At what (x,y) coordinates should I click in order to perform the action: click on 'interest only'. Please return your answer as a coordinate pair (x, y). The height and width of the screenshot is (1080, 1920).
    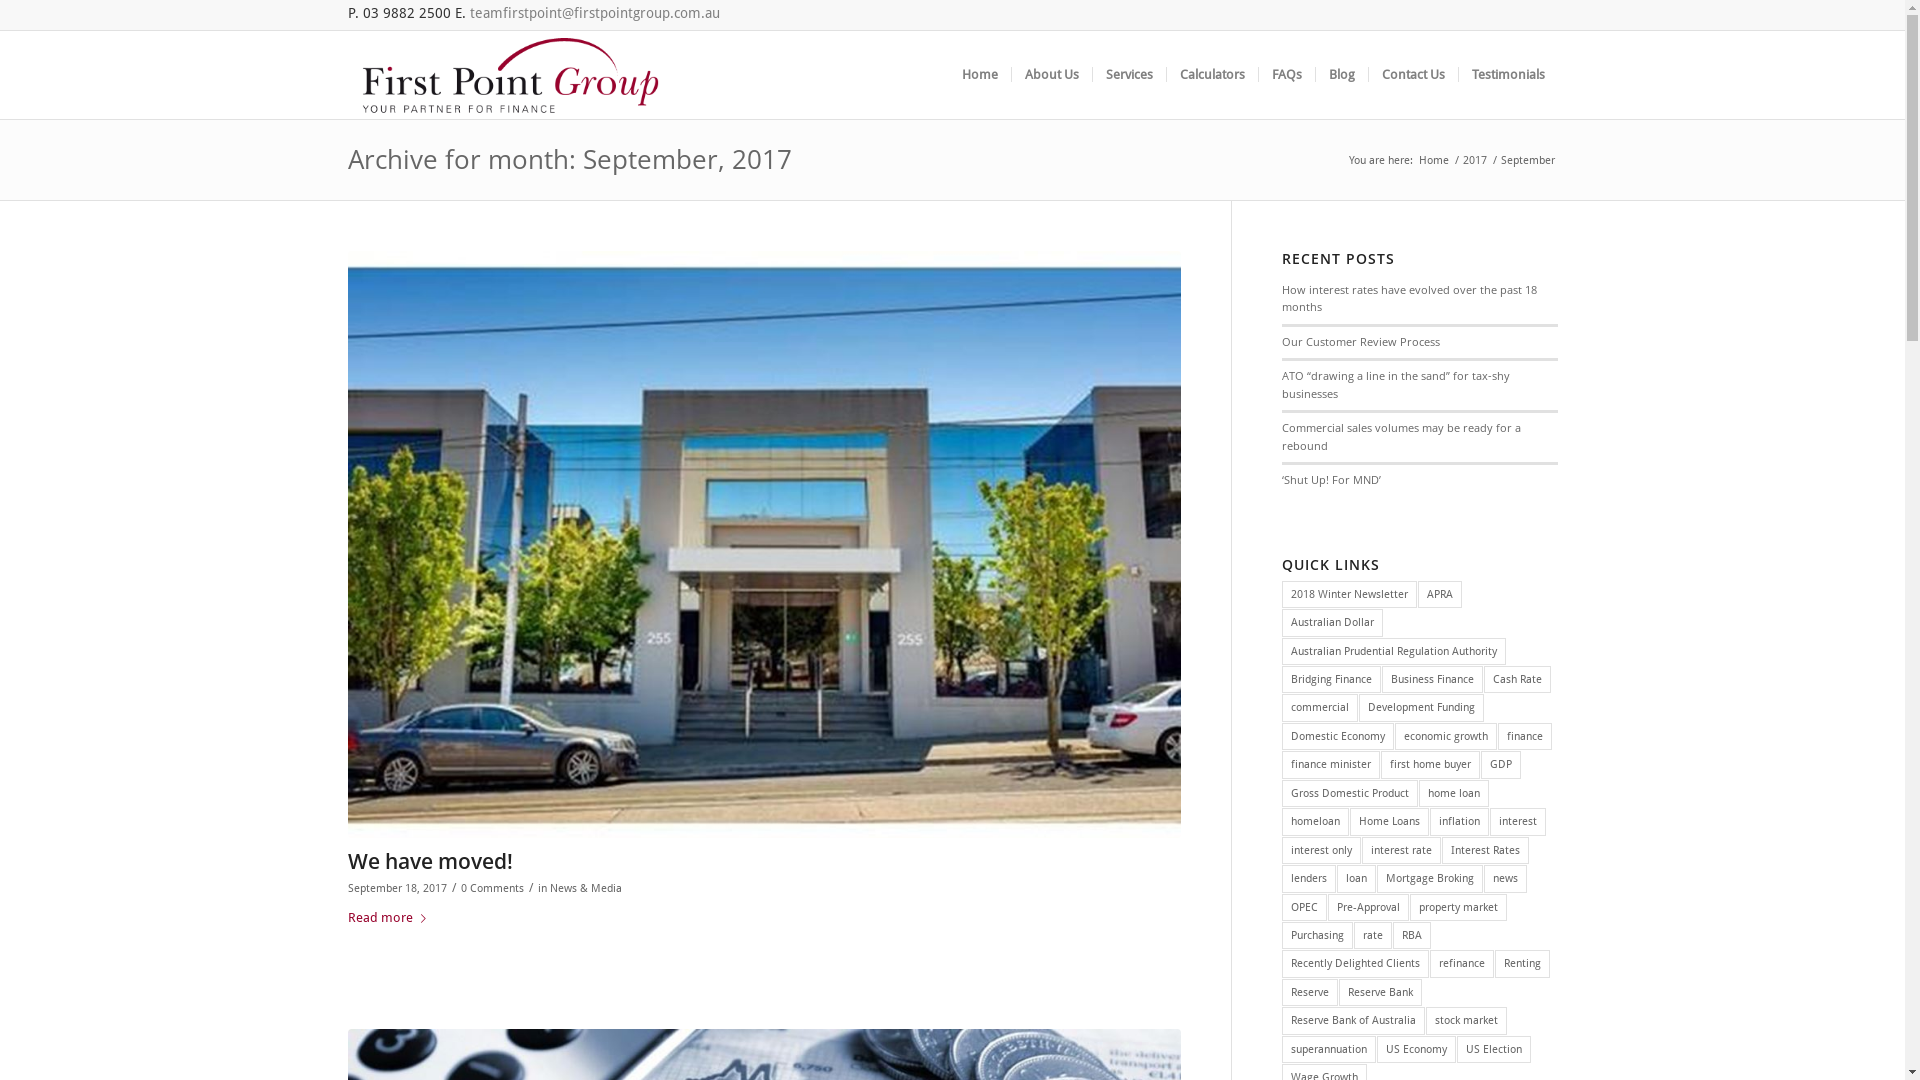
    Looking at the image, I should click on (1321, 850).